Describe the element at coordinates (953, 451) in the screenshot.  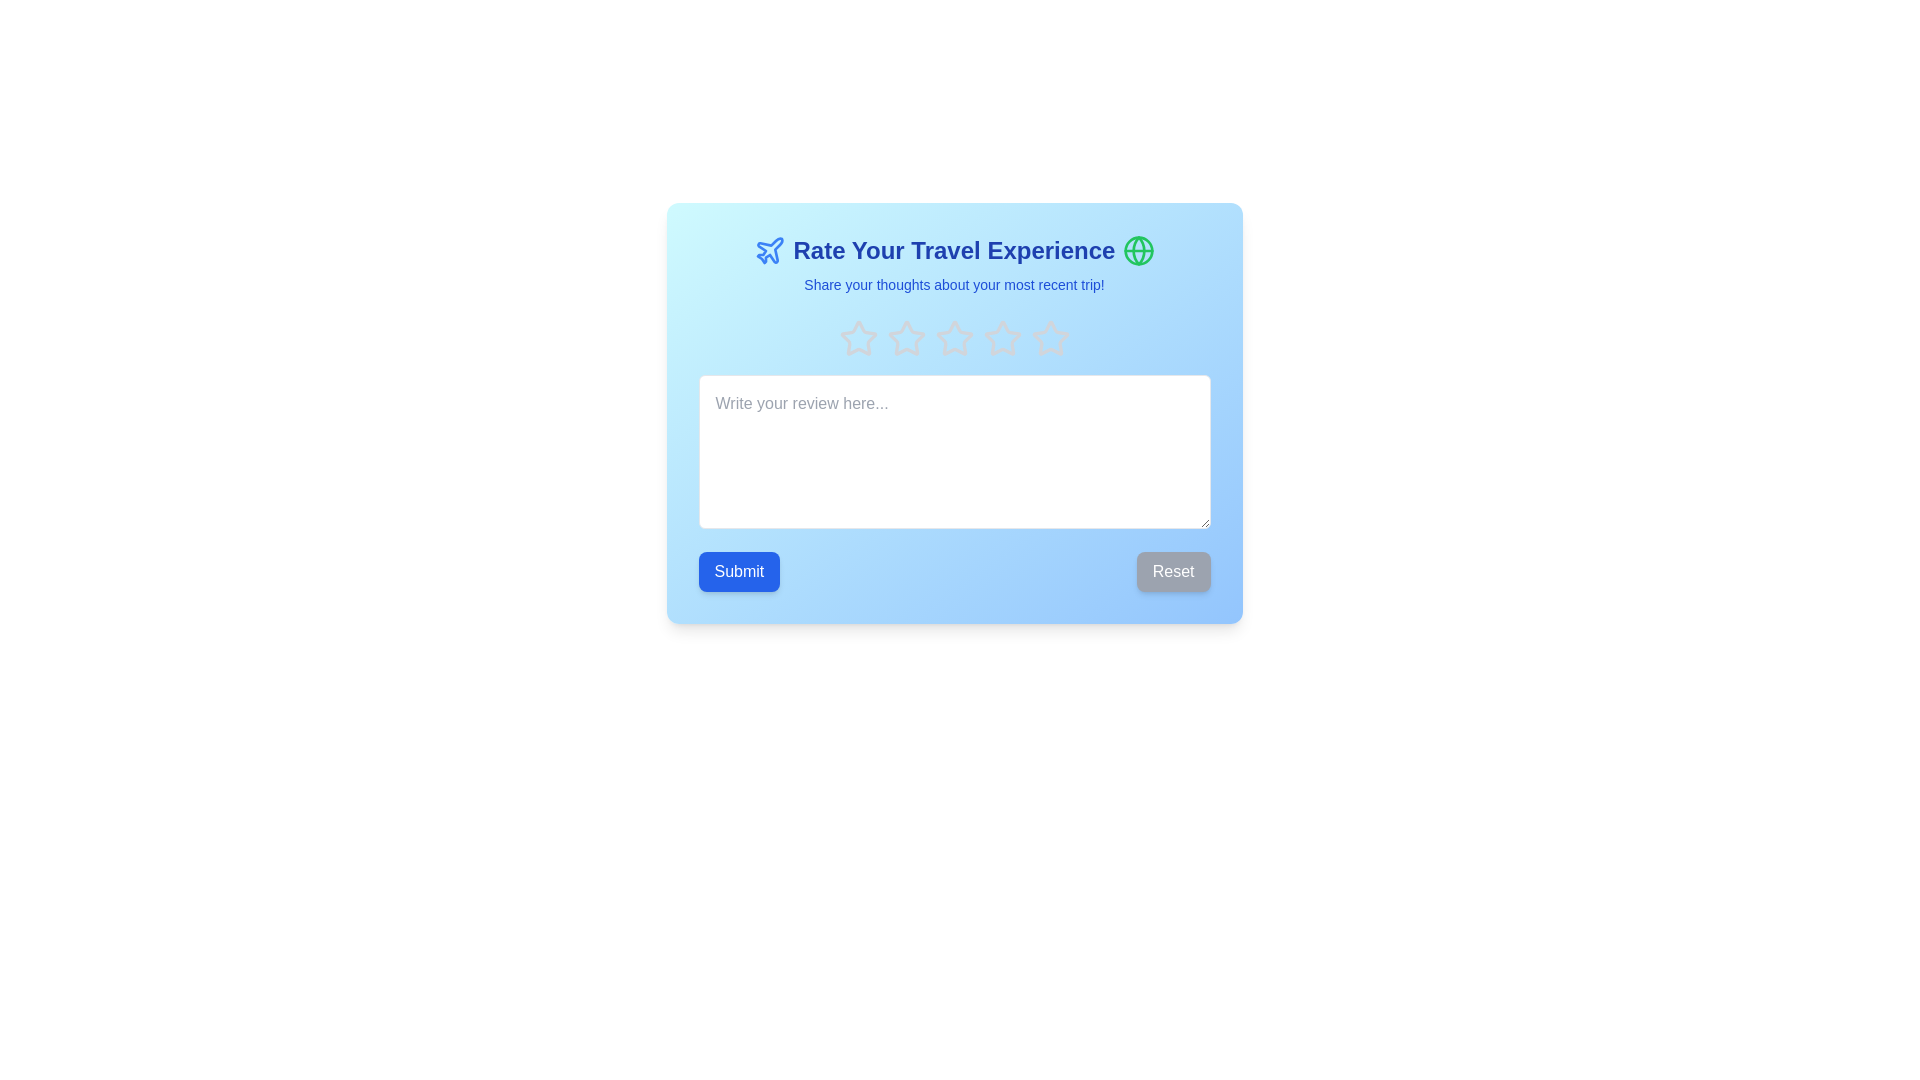
I see `the text input area for user comments` at that location.